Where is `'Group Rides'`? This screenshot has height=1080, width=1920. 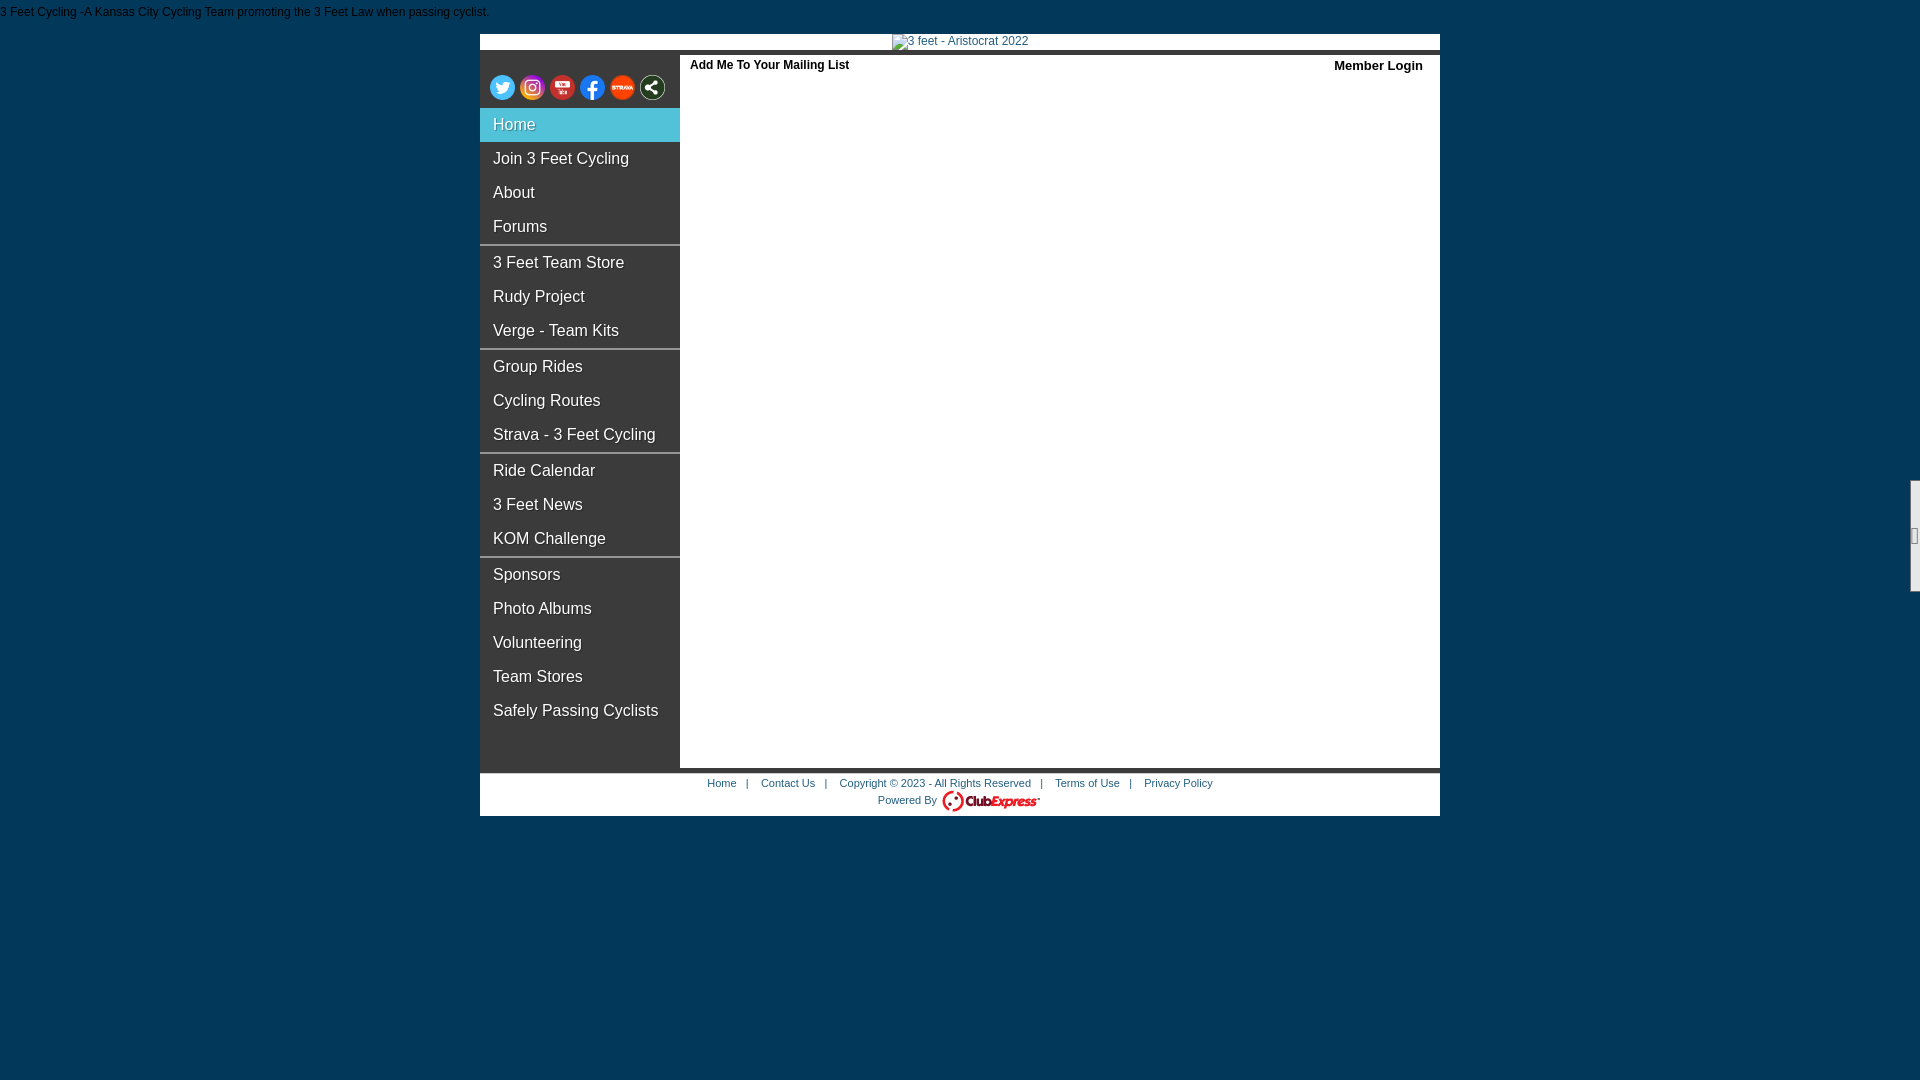
'Group Rides' is located at coordinates (579, 366).